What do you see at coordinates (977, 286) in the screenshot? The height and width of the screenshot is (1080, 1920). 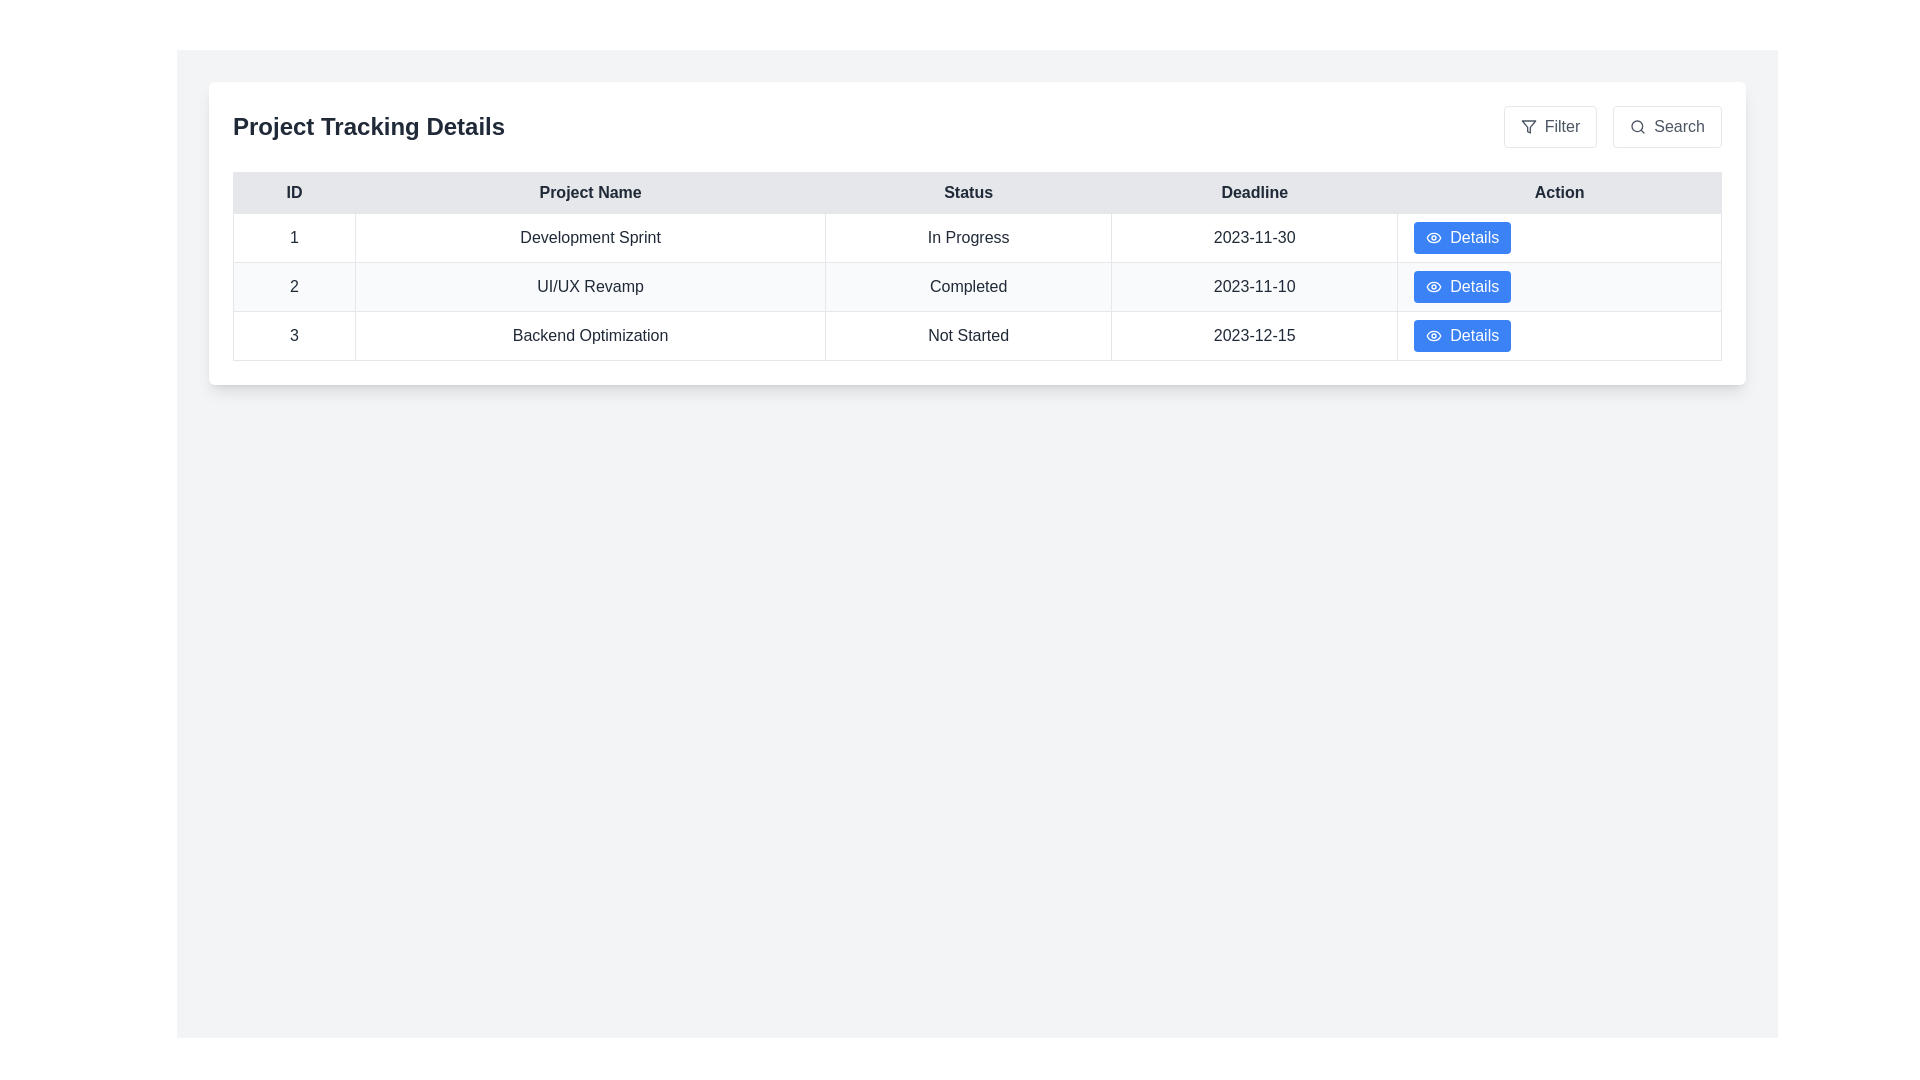 I see `the second row of the table that displays details about the 'UI/UX Revamp' project` at bounding box center [977, 286].